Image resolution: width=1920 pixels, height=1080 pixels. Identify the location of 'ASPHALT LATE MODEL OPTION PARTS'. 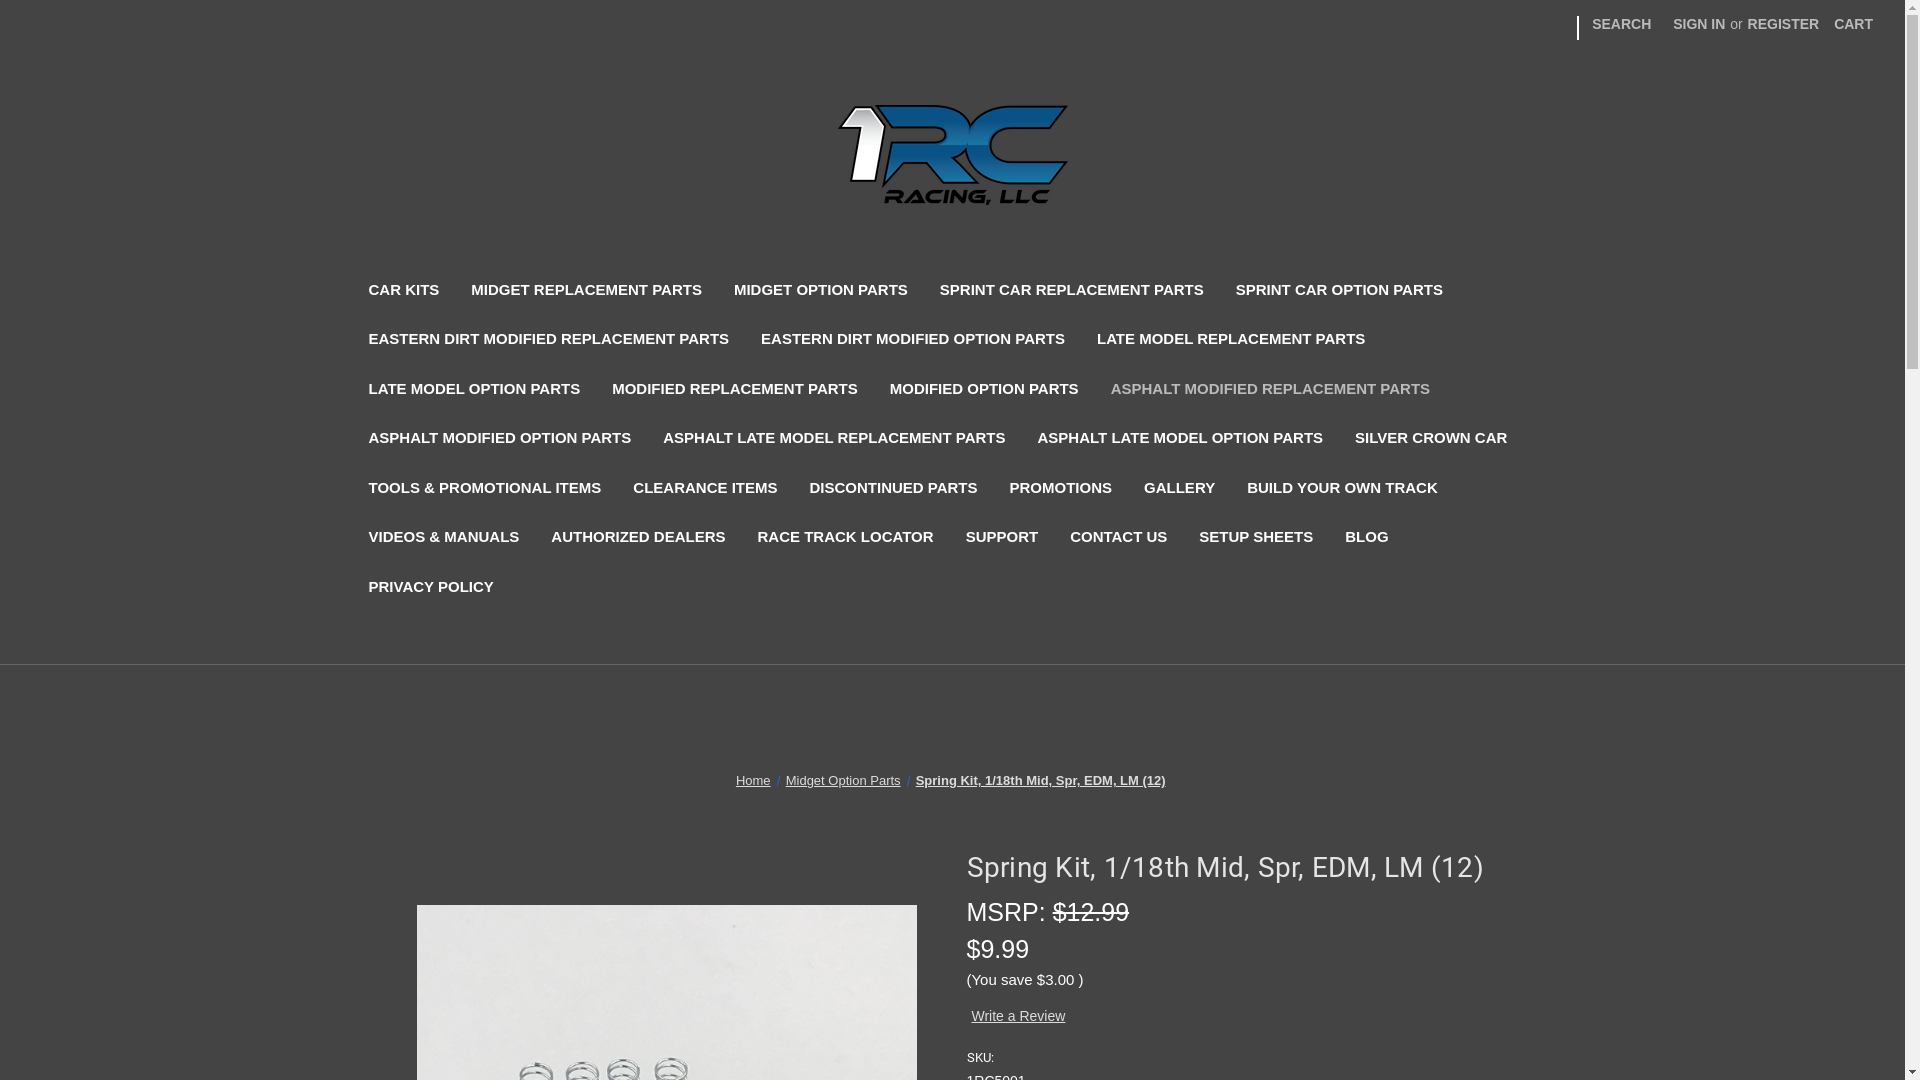
(1022, 439).